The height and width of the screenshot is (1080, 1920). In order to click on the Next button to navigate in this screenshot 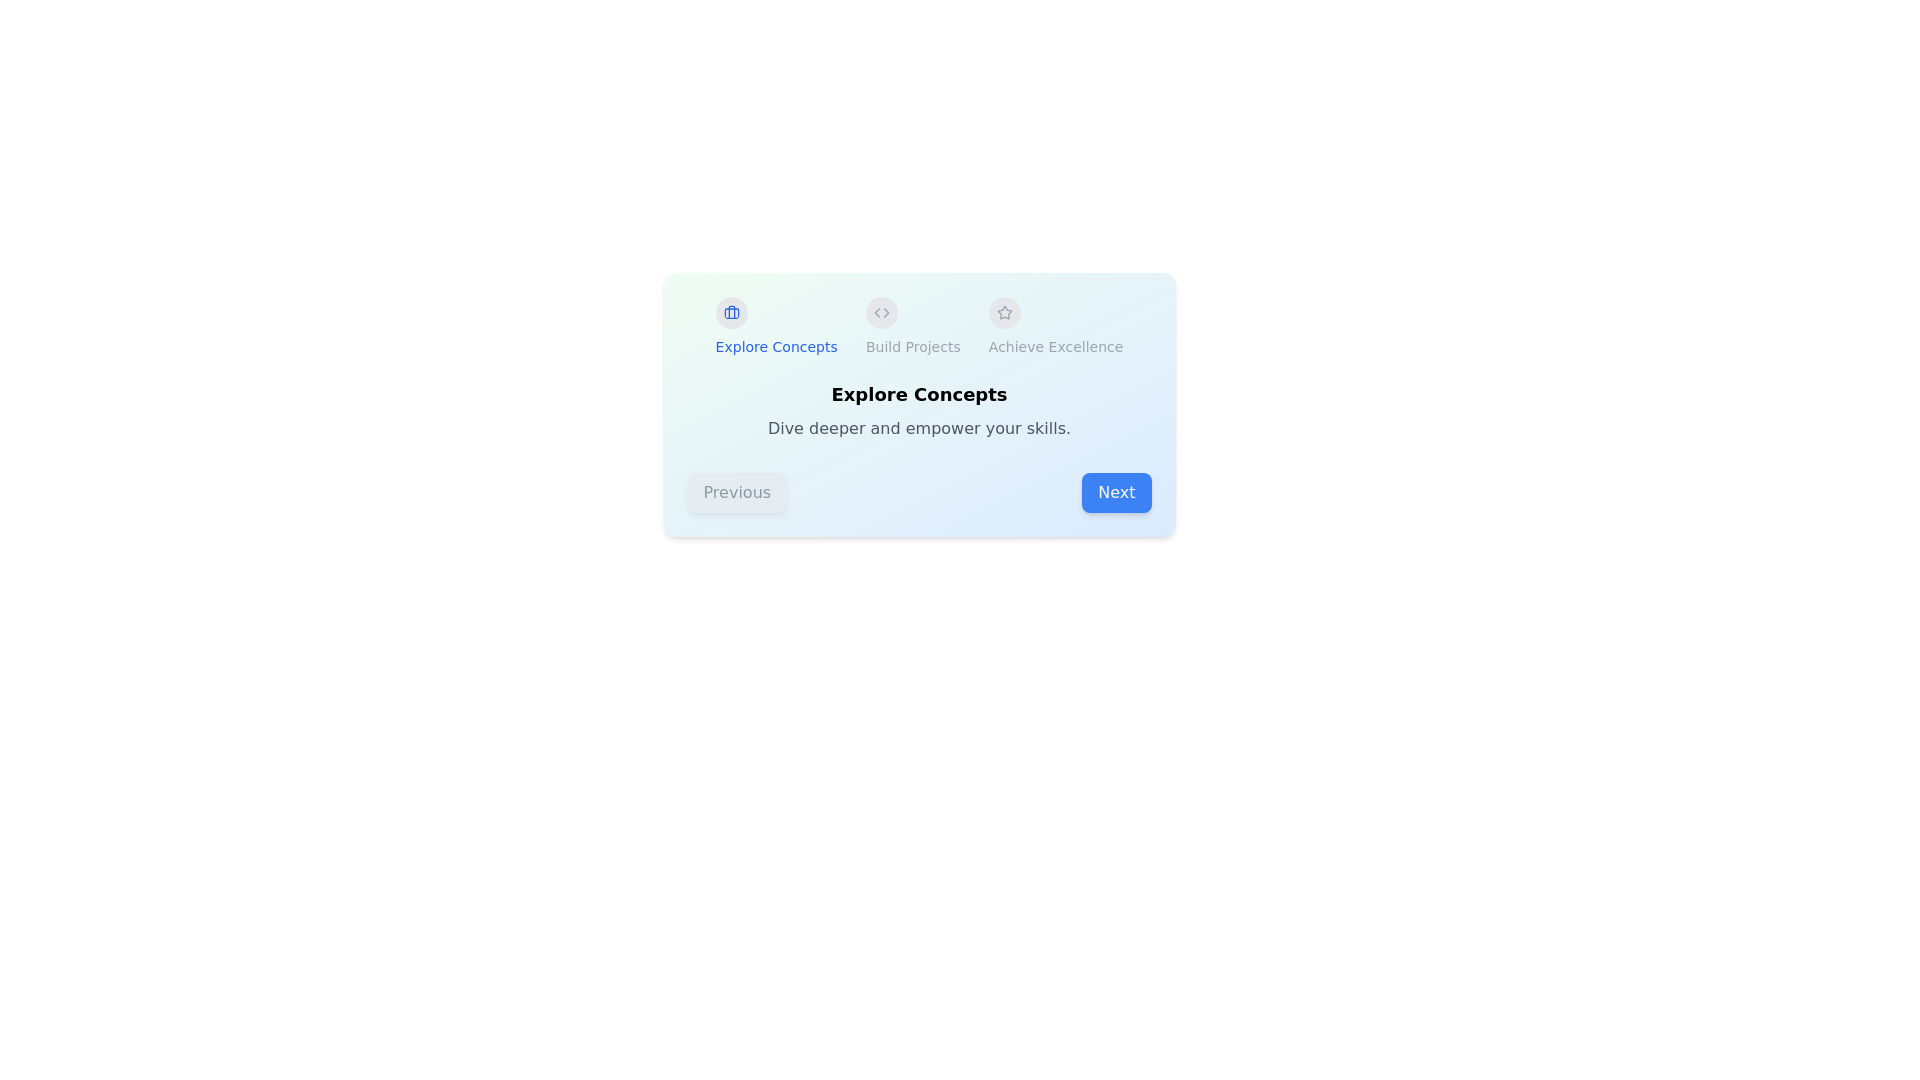, I will do `click(1115, 493)`.